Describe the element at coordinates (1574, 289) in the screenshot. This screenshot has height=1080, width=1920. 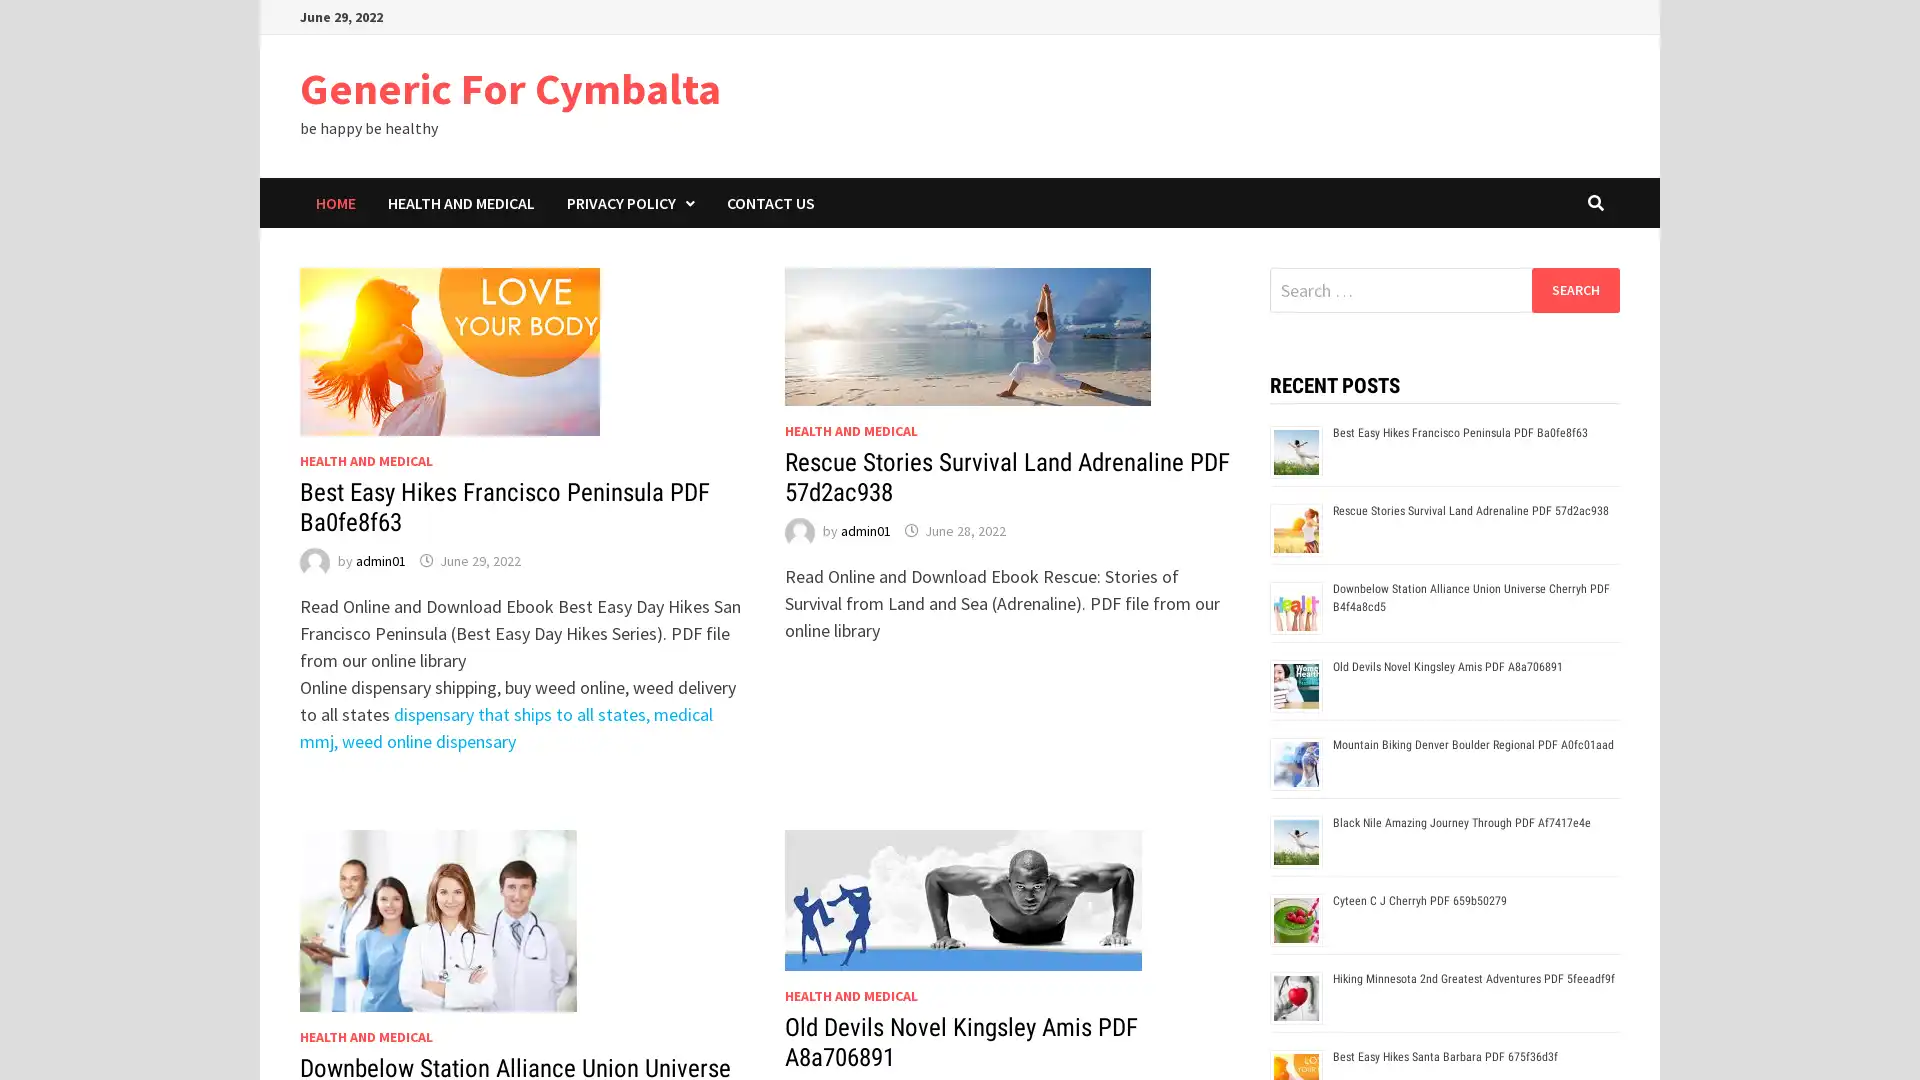
I see `Search` at that location.